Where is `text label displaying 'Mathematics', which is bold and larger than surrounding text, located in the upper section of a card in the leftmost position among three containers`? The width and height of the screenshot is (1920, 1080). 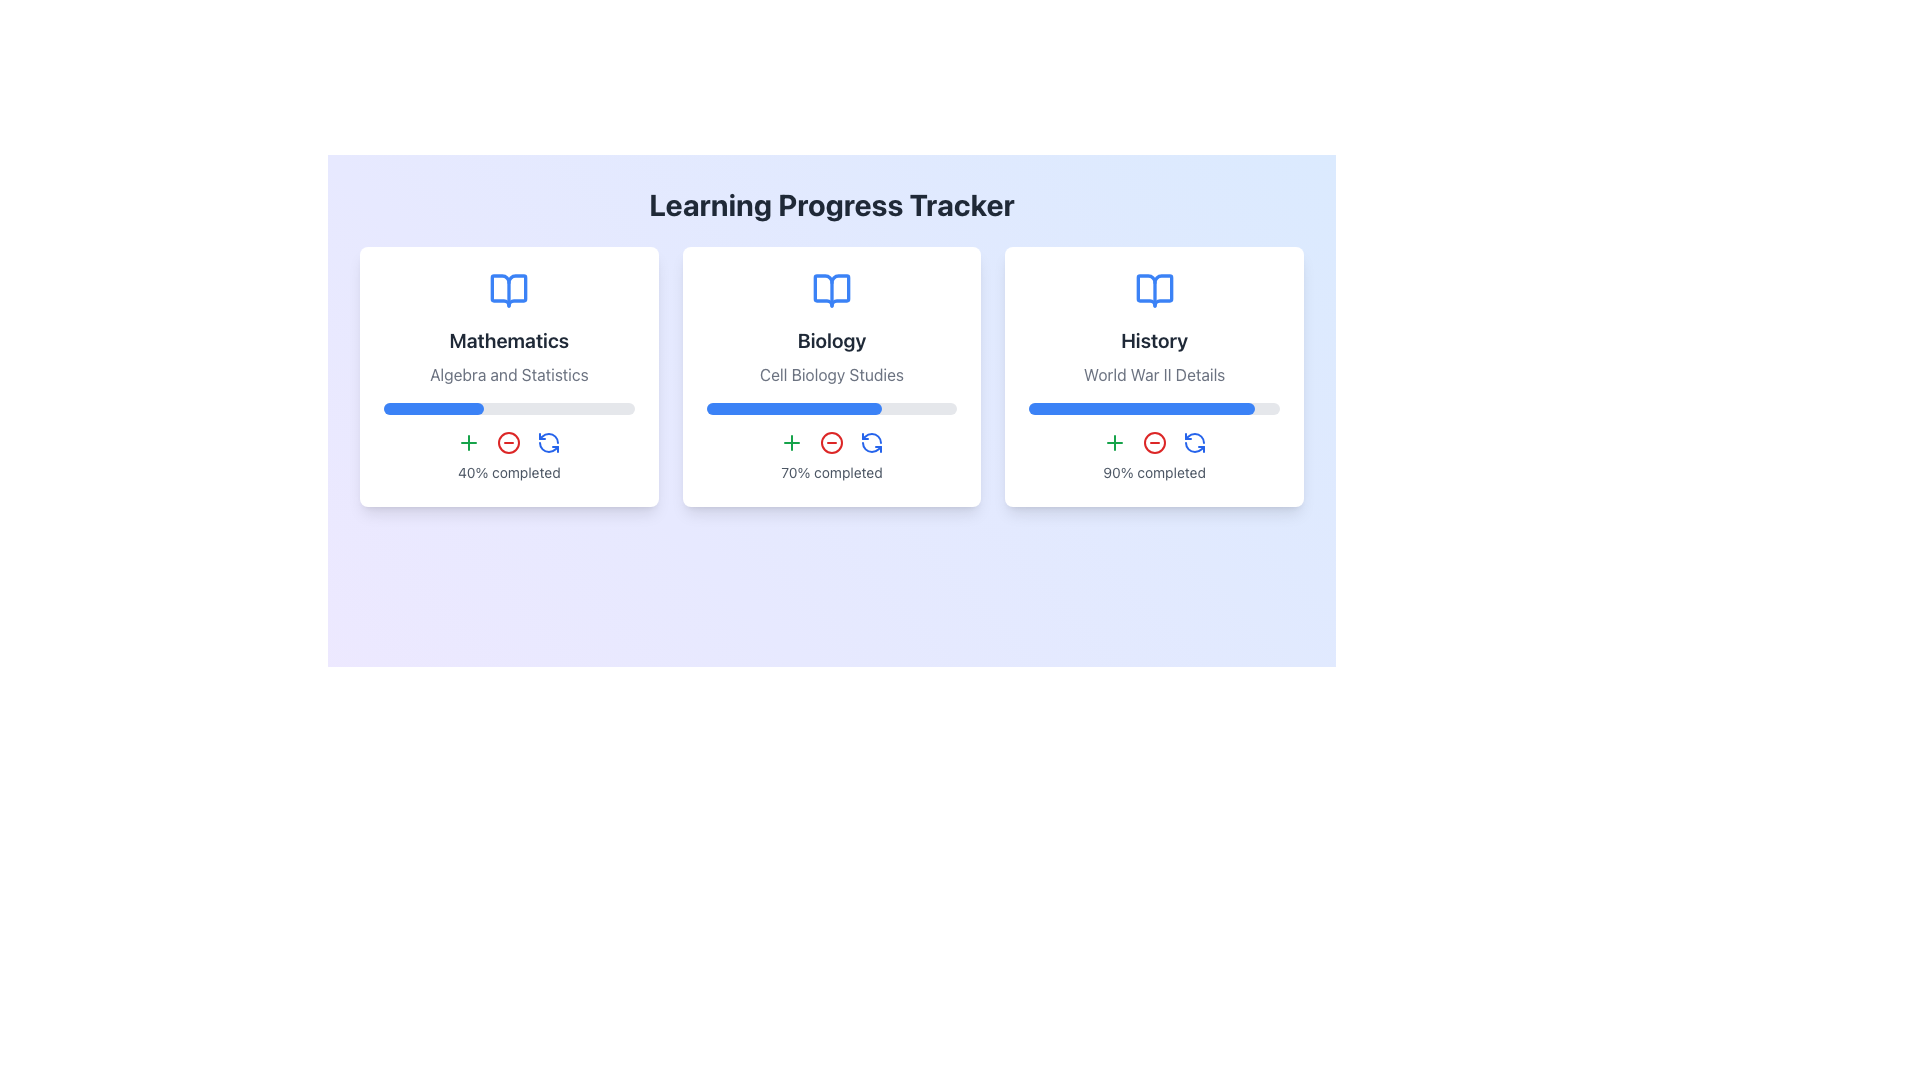
text label displaying 'Mathematics', which is bold and larger than surrounding text, located in the upper section of a card in the leftmost position among three containers is located at coordinates (509, 339).